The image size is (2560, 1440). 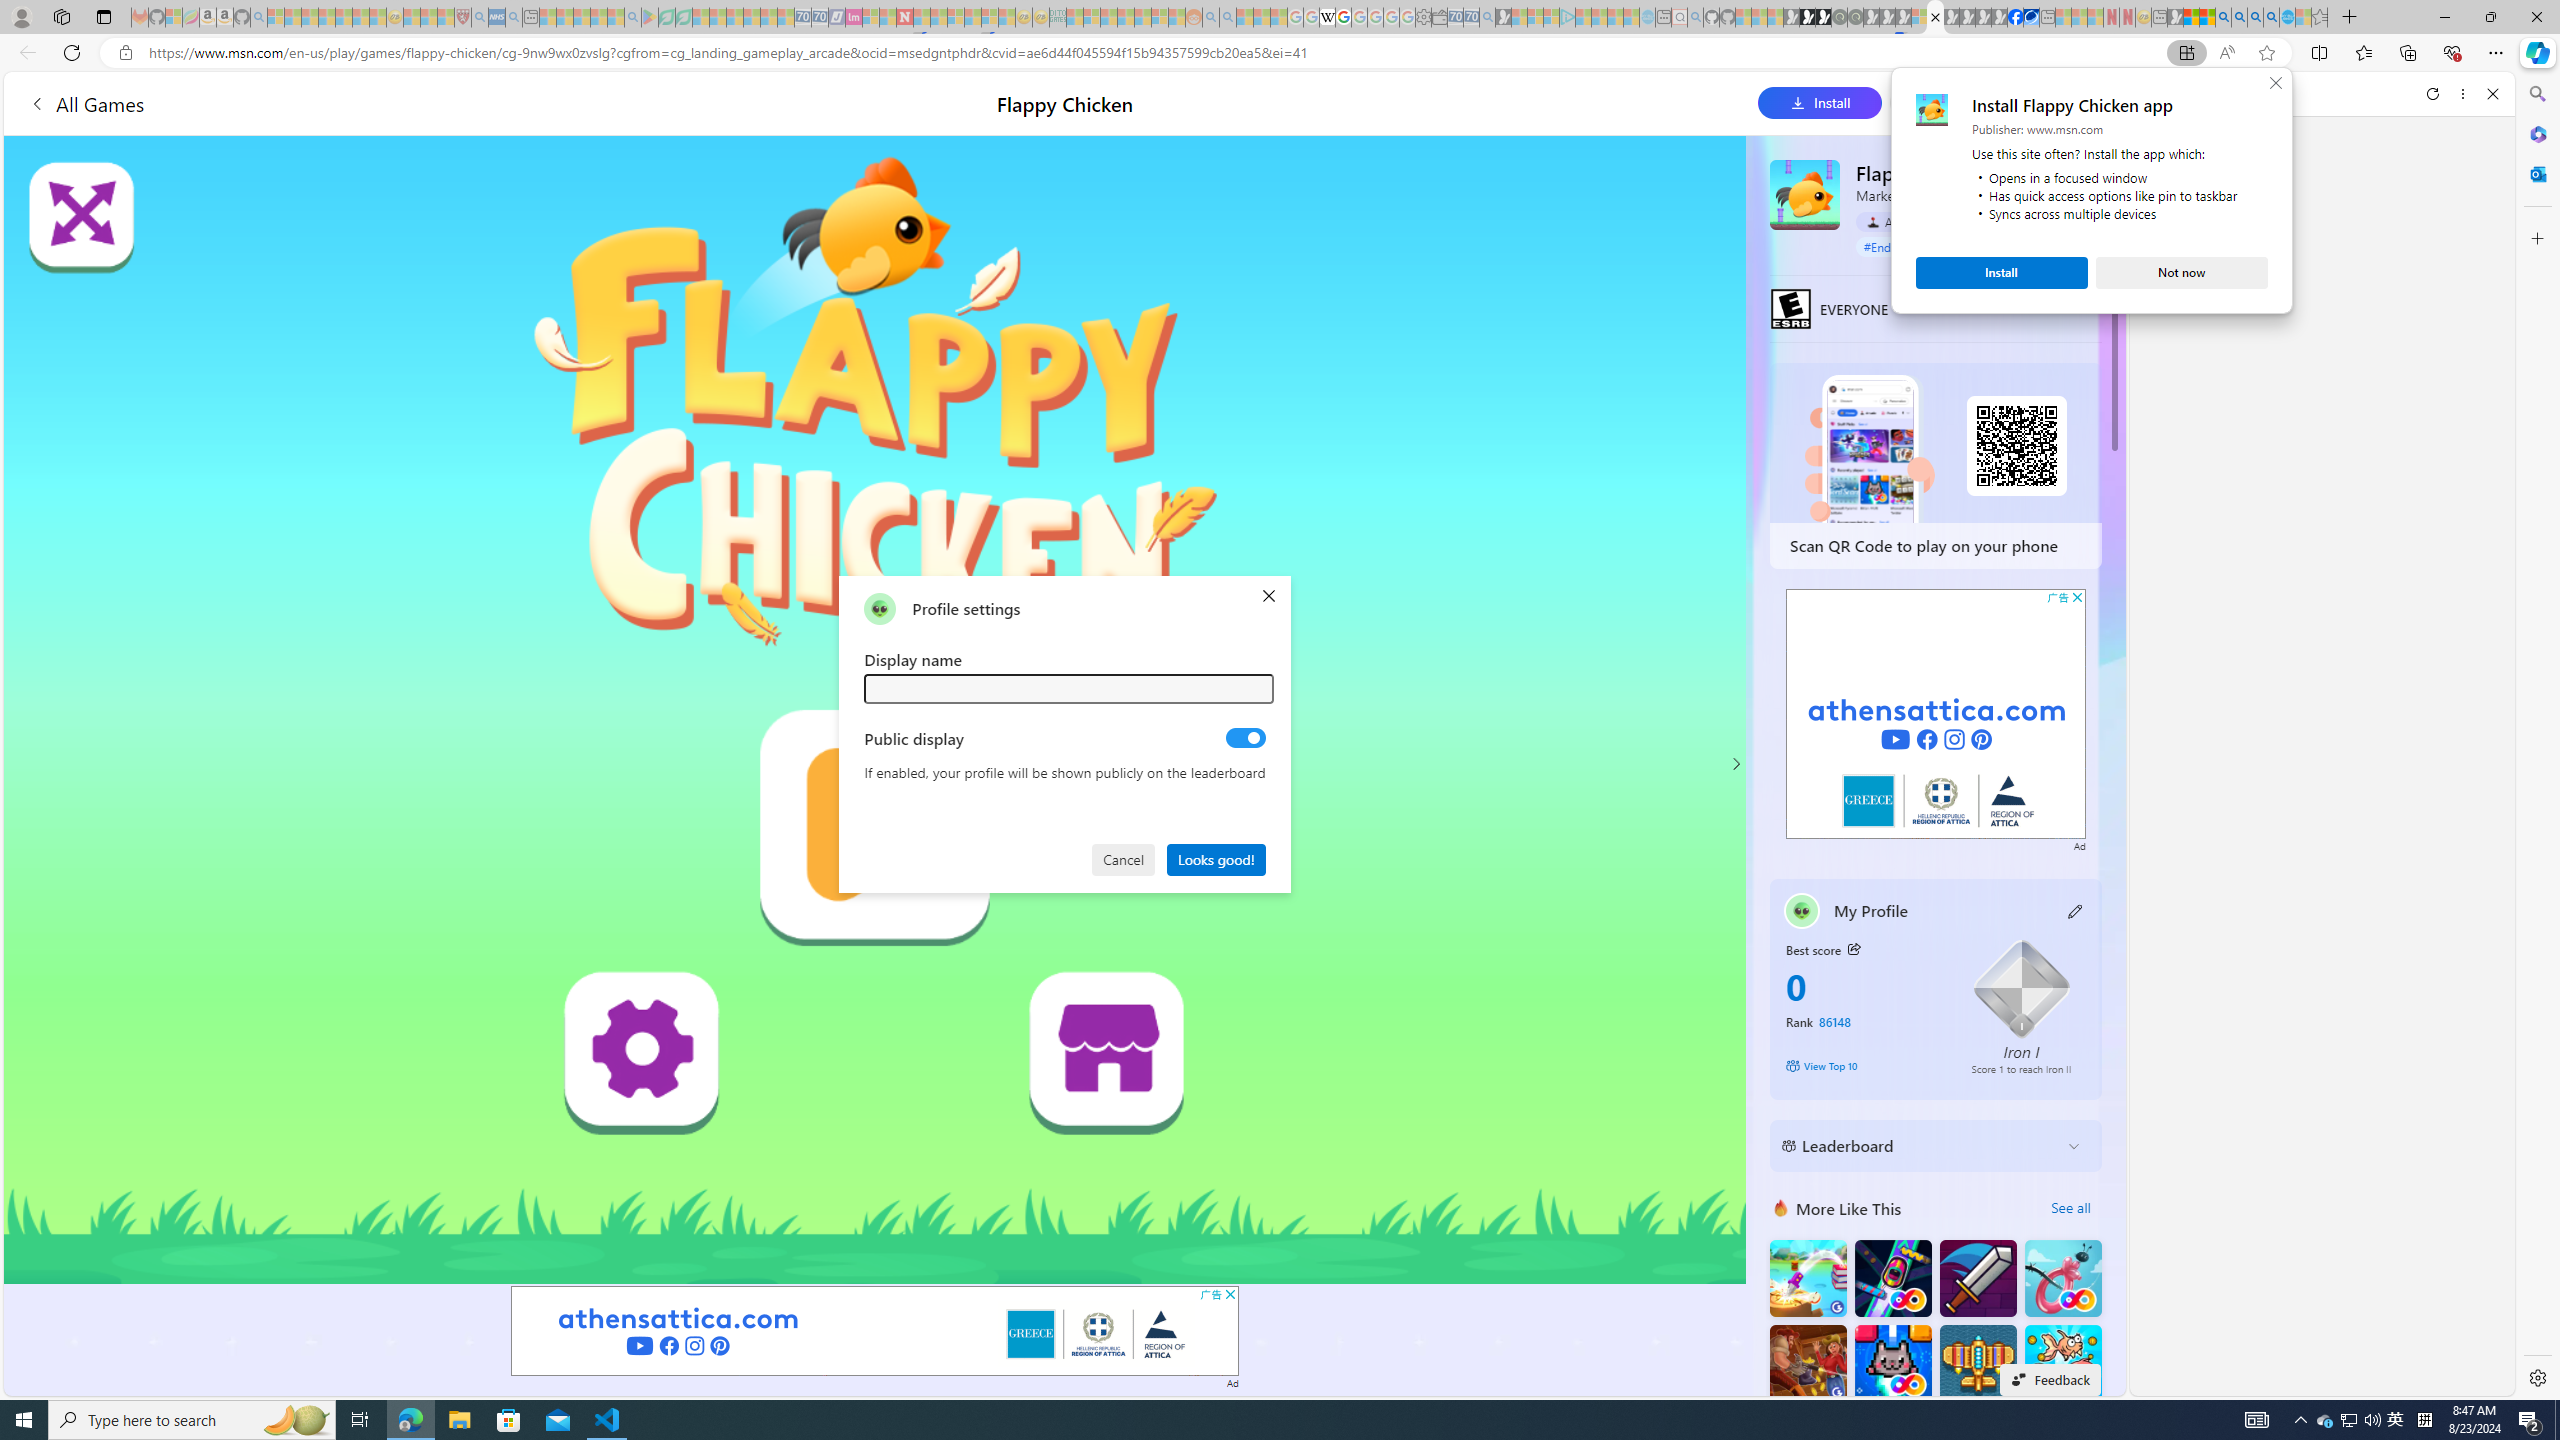 I want to click on 'Action Center, 2 new notifications', so click(x=2530, y=1418).